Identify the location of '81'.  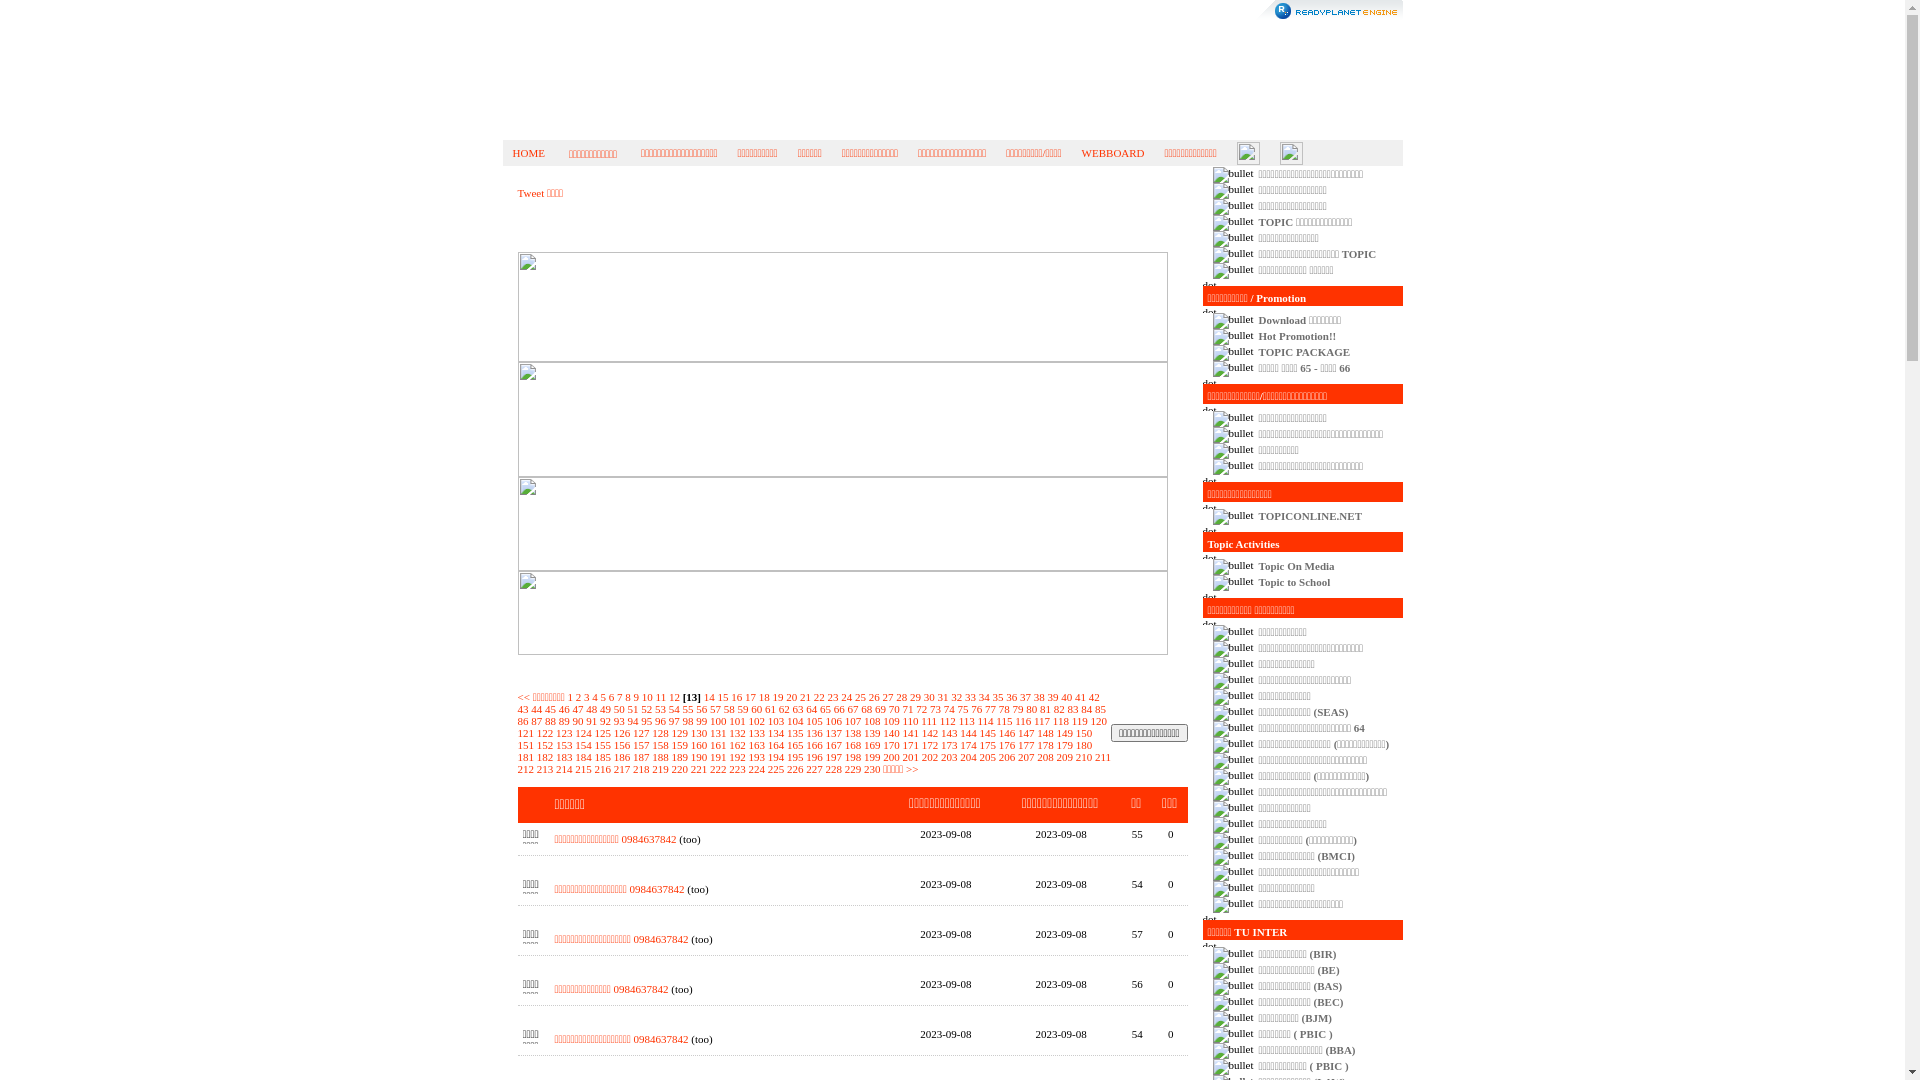
(1040, 708).